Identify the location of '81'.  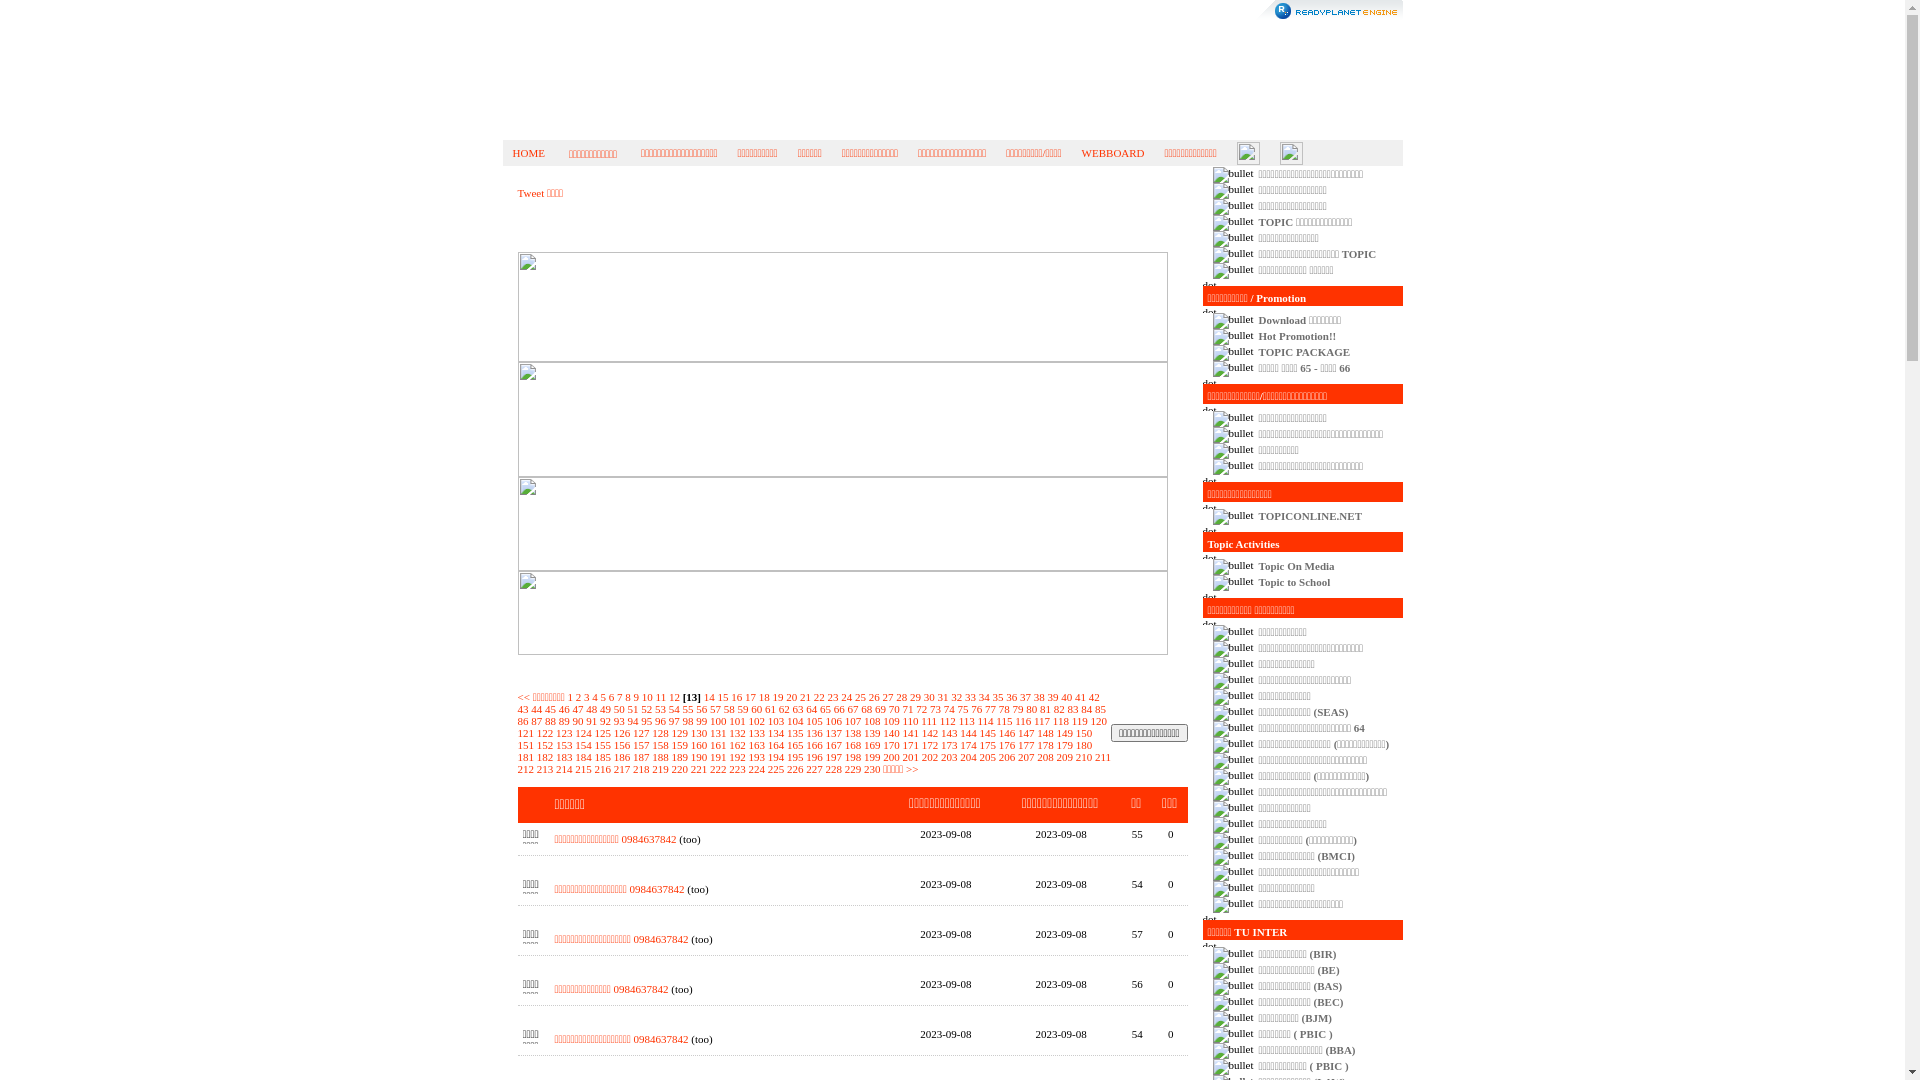
(1040, 708).